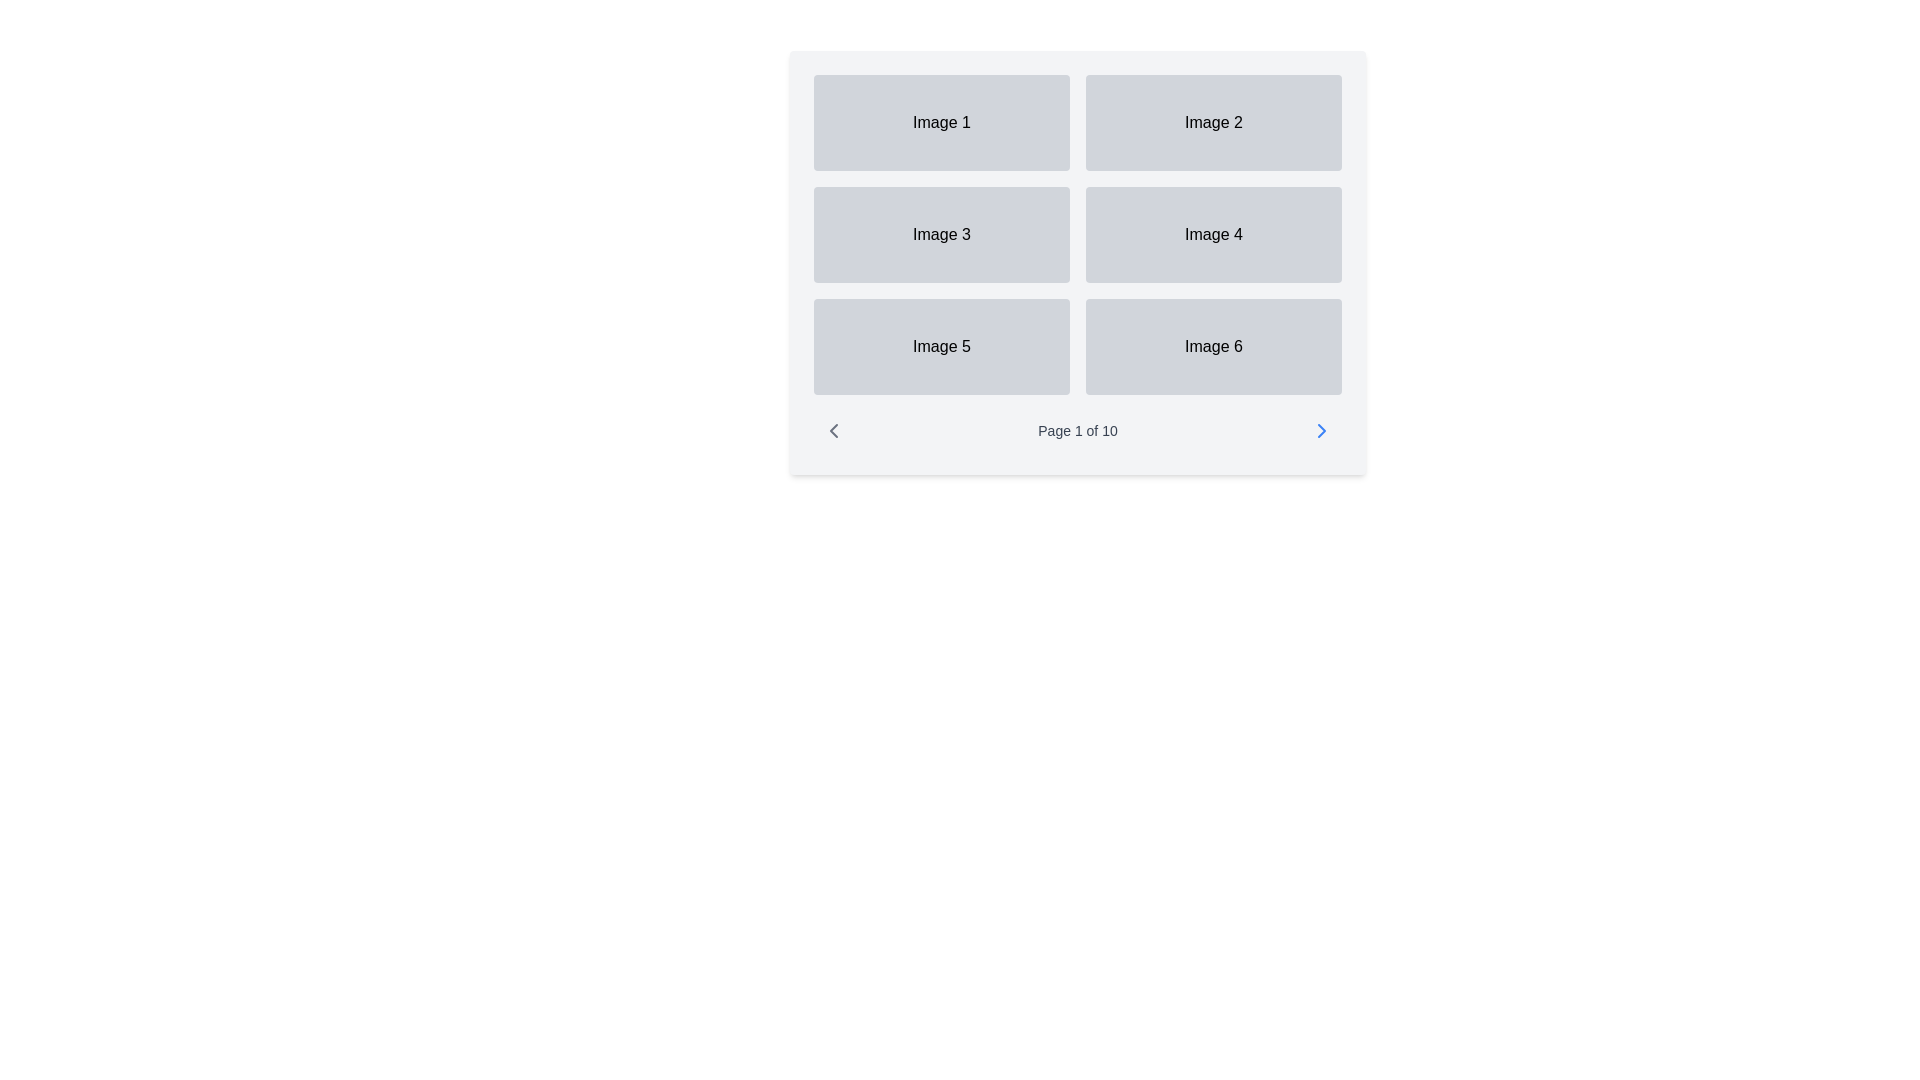 This screenshot has width=1920, height=1080. What do you see at coordinates (834, 430) in the screenshot?
I see `the small rectangular button with a leftward-pointing chevron icon, located at the bottom-left corner of the navigation area` at bounding box center [834, 430].